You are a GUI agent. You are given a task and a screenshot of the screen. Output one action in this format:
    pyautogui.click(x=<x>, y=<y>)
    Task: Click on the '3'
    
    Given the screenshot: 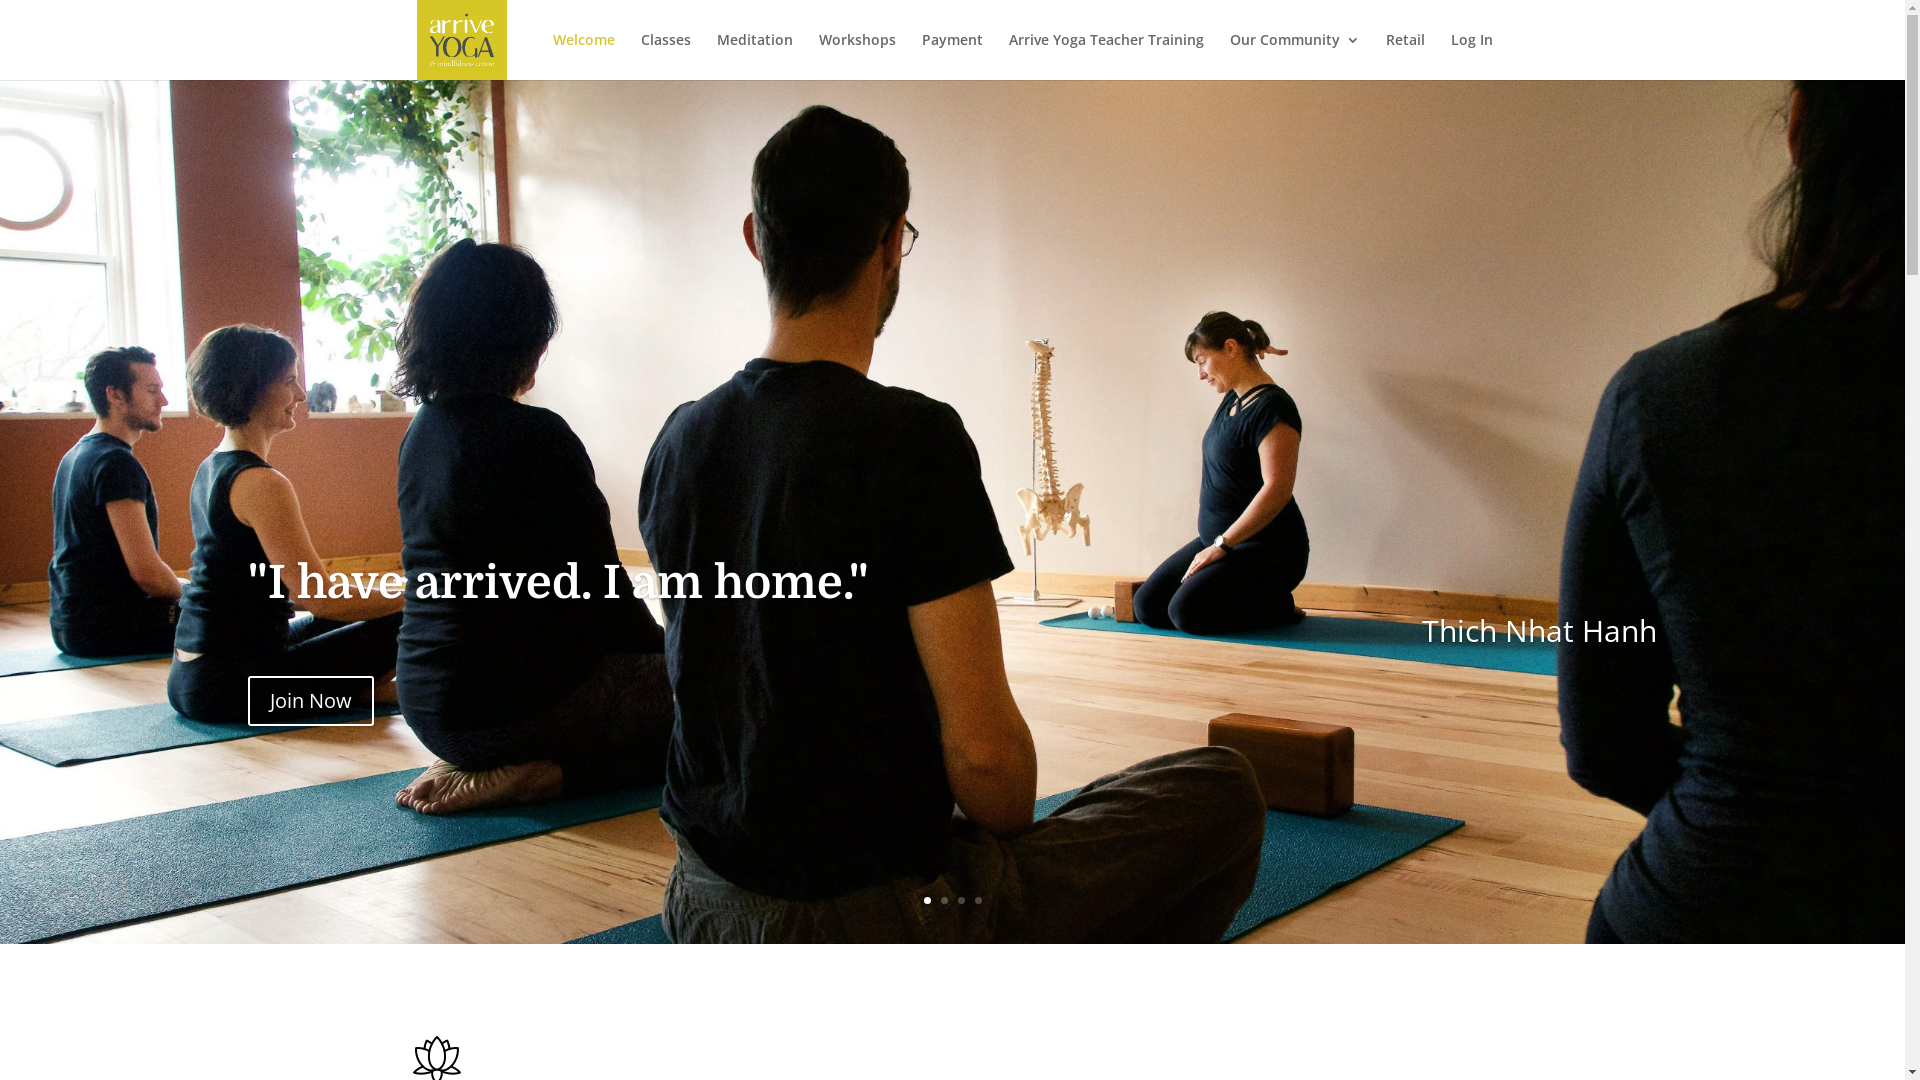 What is the action you would take?
    pyautogui.click(x=957, y=900)
    